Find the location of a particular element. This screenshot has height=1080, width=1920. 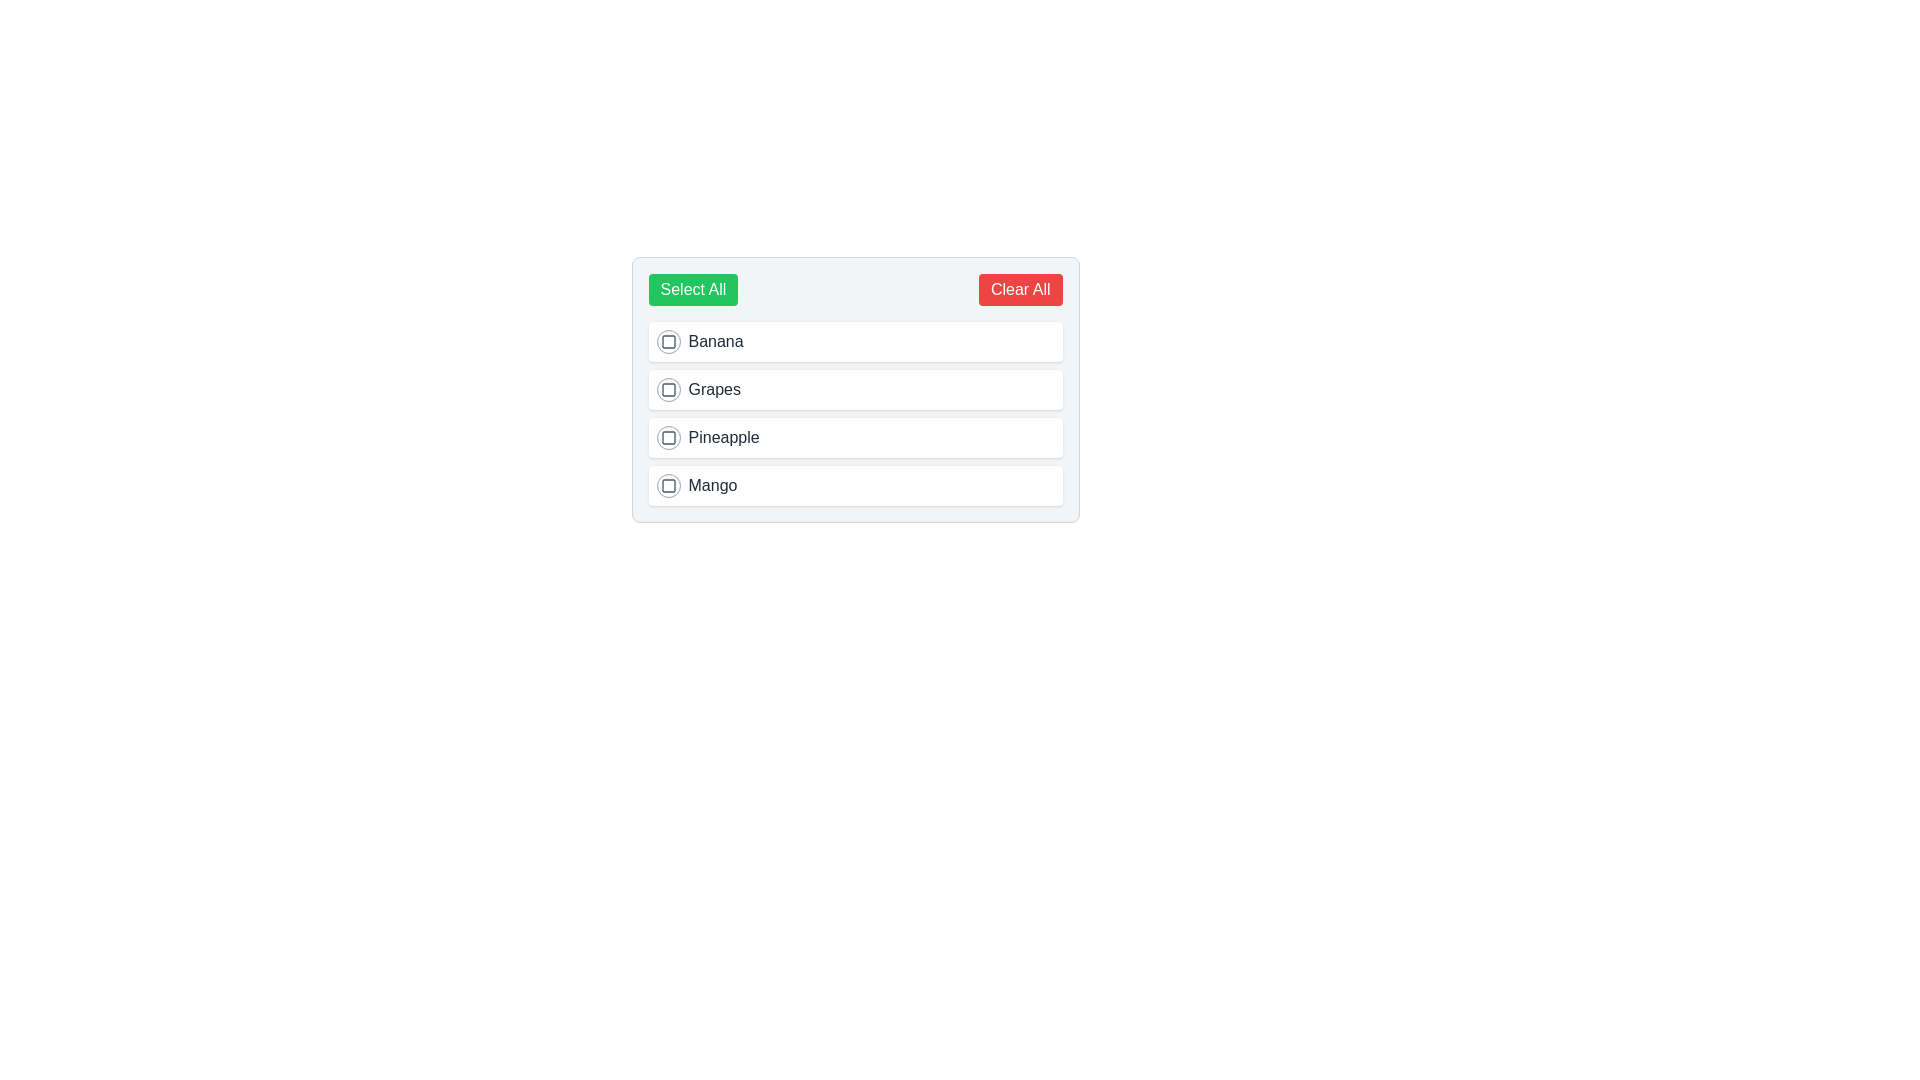

the checkbox for 'Banana' is located at coordinates (668, 341).